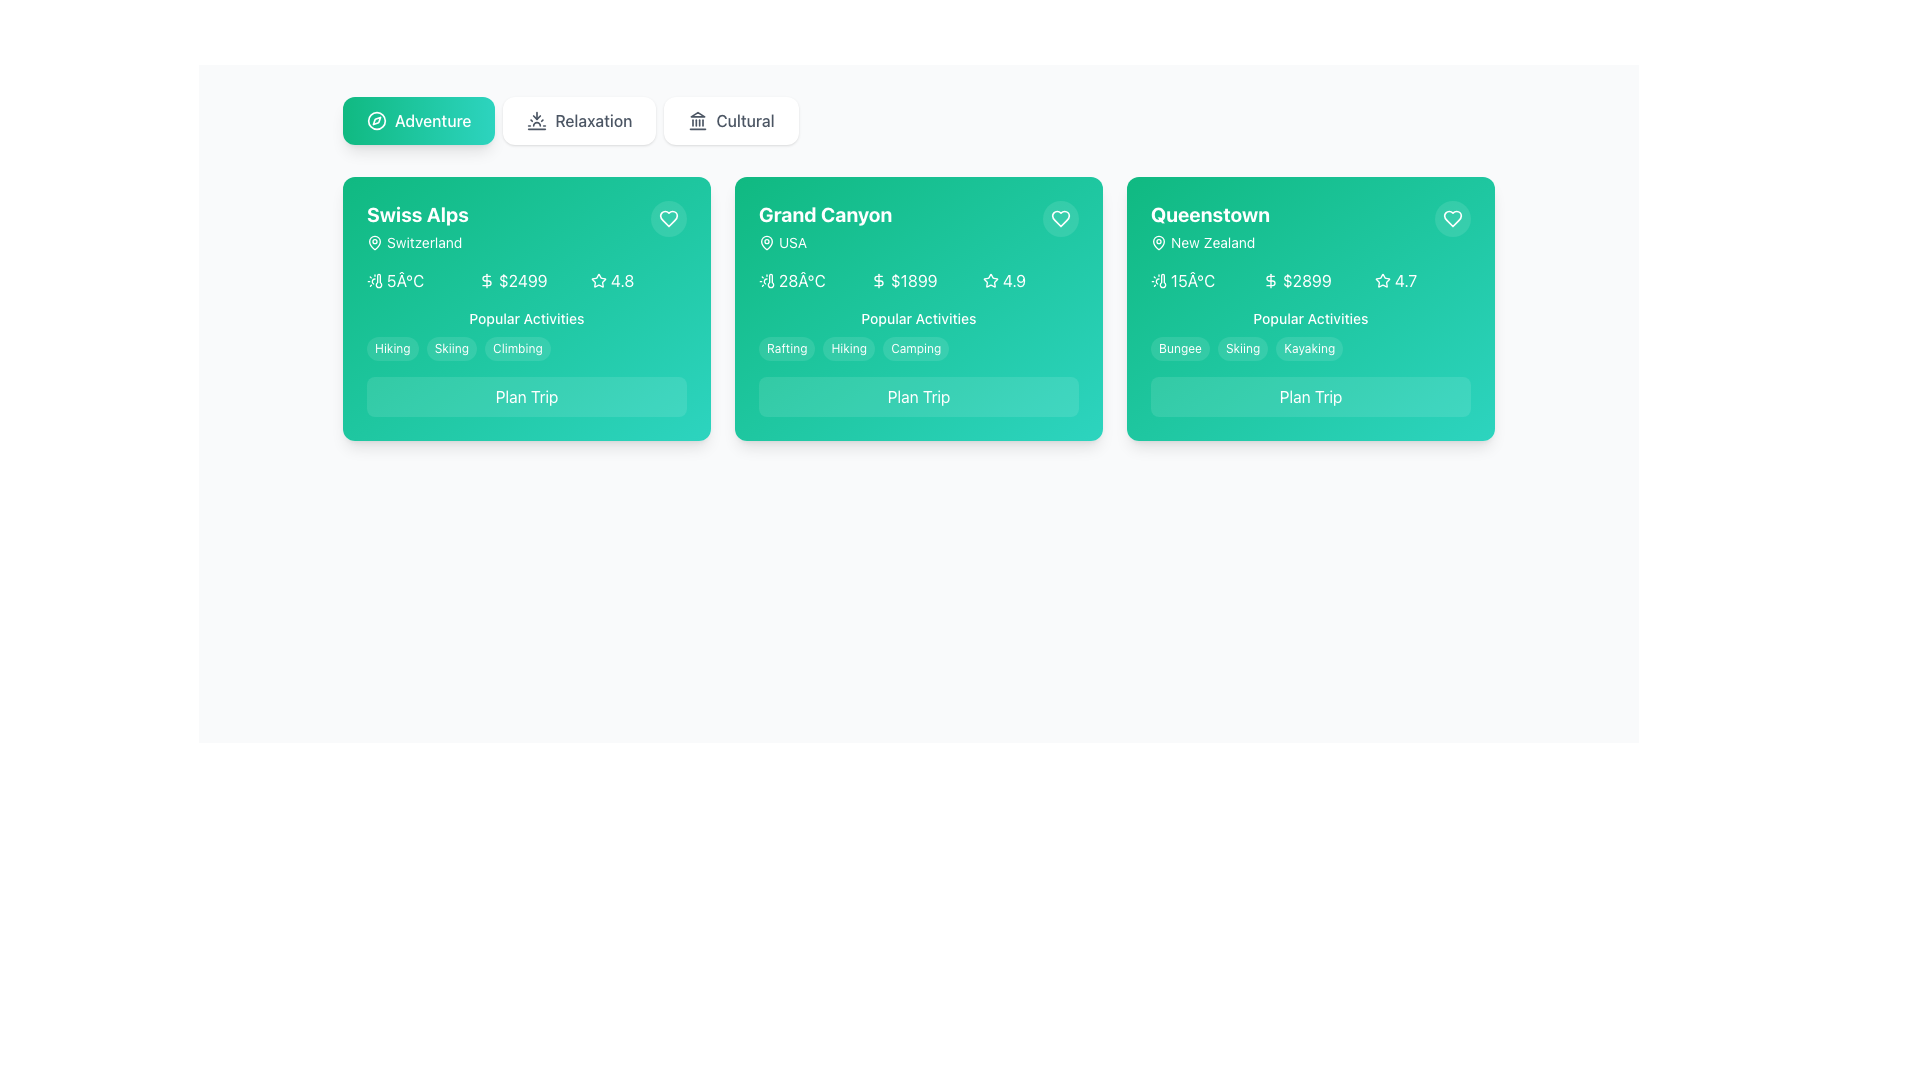 Image resolution: width=1920 pixels, height=1080 pixels. What do you see at coordinates (802, 281) in the screenshot?
I see `the Text Label displaying '28°C', which is styled in white over a green background and located at the top-left region of the 'Grand Canyon' card, immediately to the right of a temperature-related icon` at bounding box center [802, 281].